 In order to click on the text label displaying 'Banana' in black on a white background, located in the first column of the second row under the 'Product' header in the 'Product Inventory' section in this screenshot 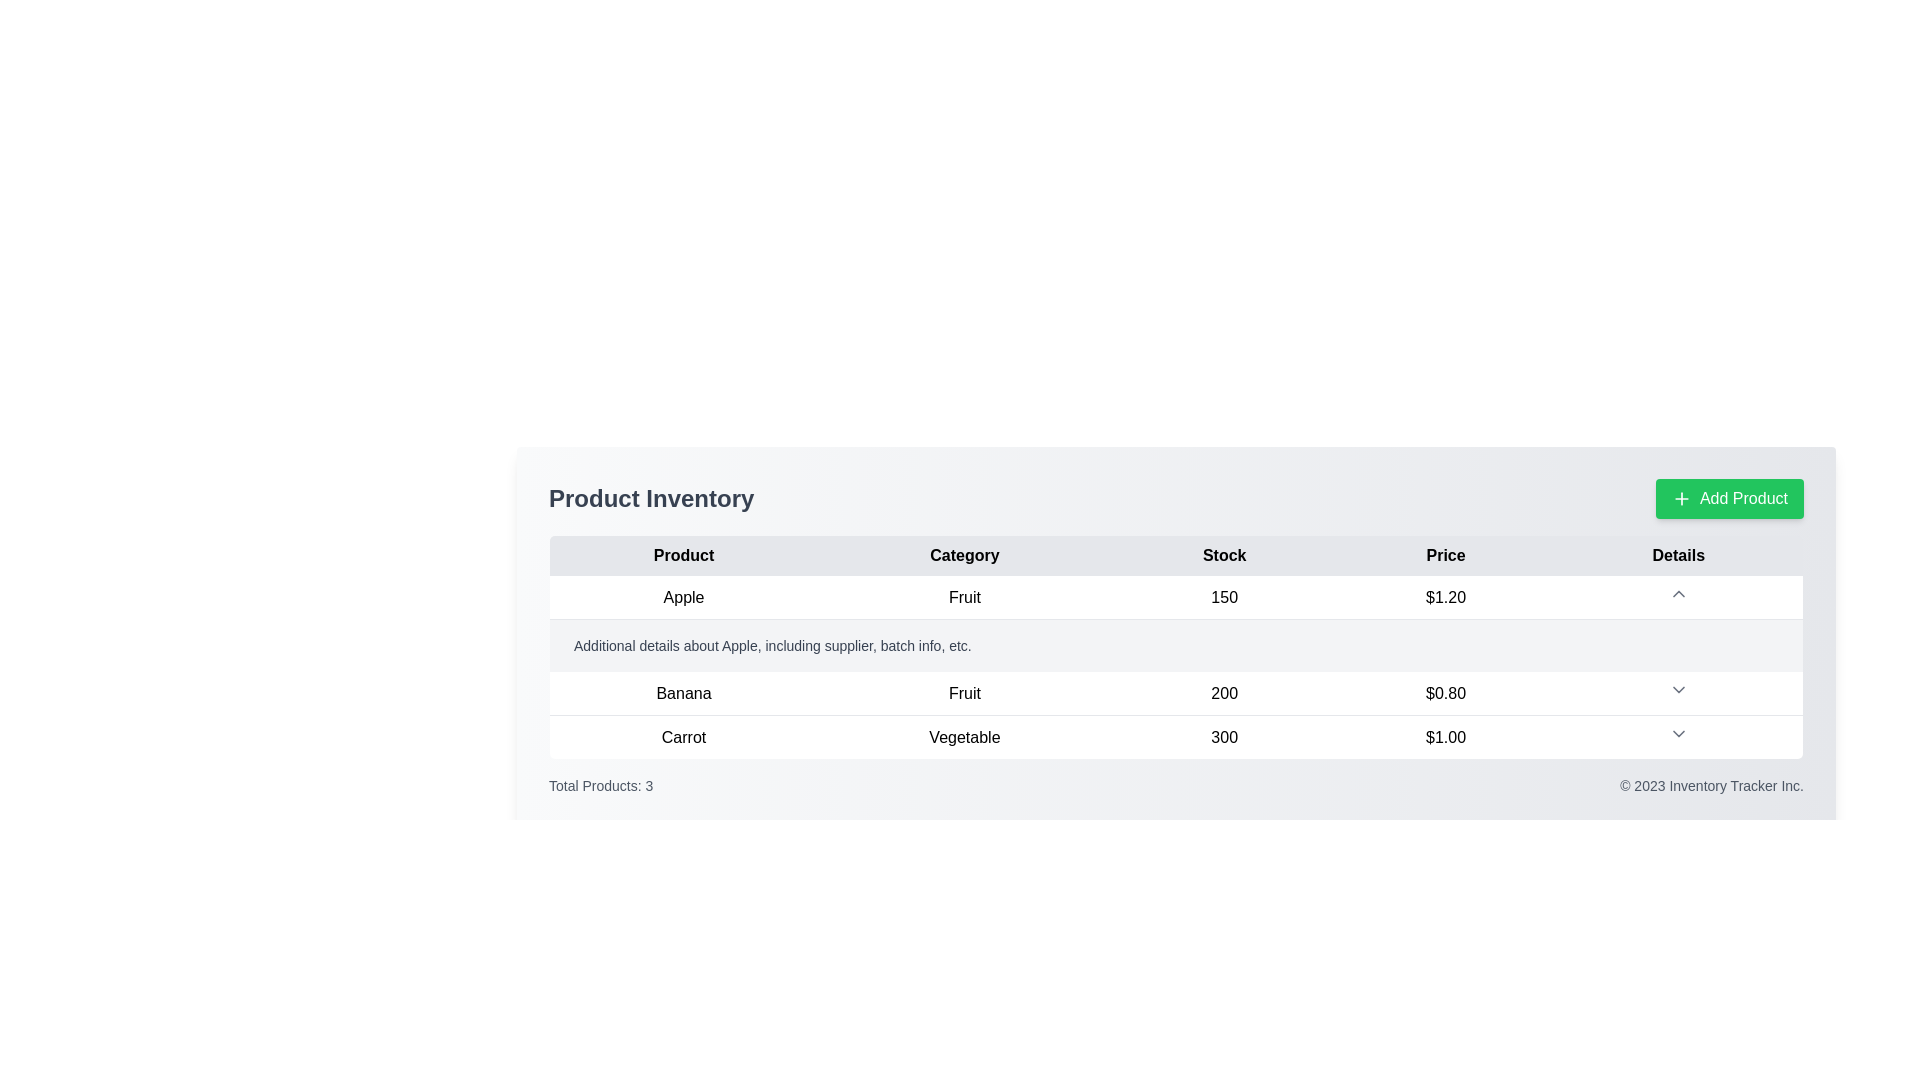, I will do `click(683, 692)`.